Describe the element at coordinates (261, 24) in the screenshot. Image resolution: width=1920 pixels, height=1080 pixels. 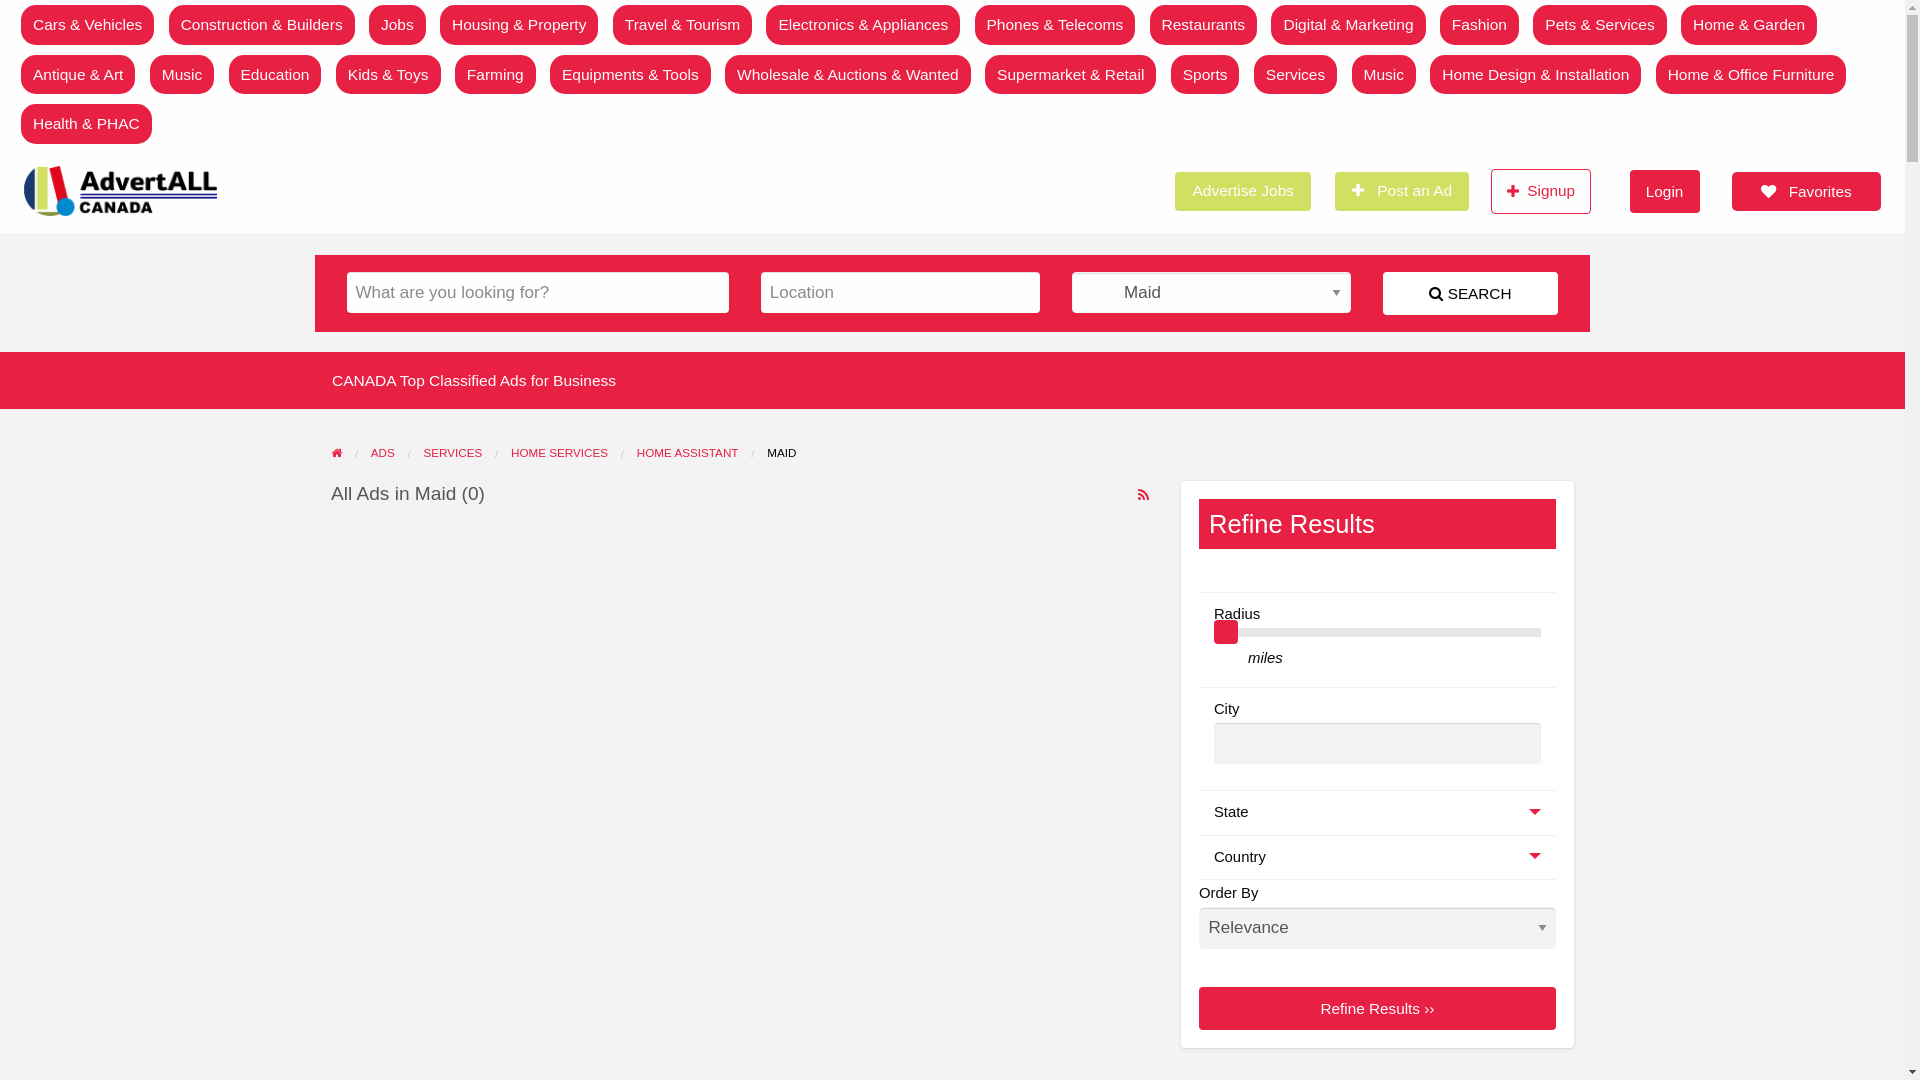
I see `'Construction & Builders'` at that location.